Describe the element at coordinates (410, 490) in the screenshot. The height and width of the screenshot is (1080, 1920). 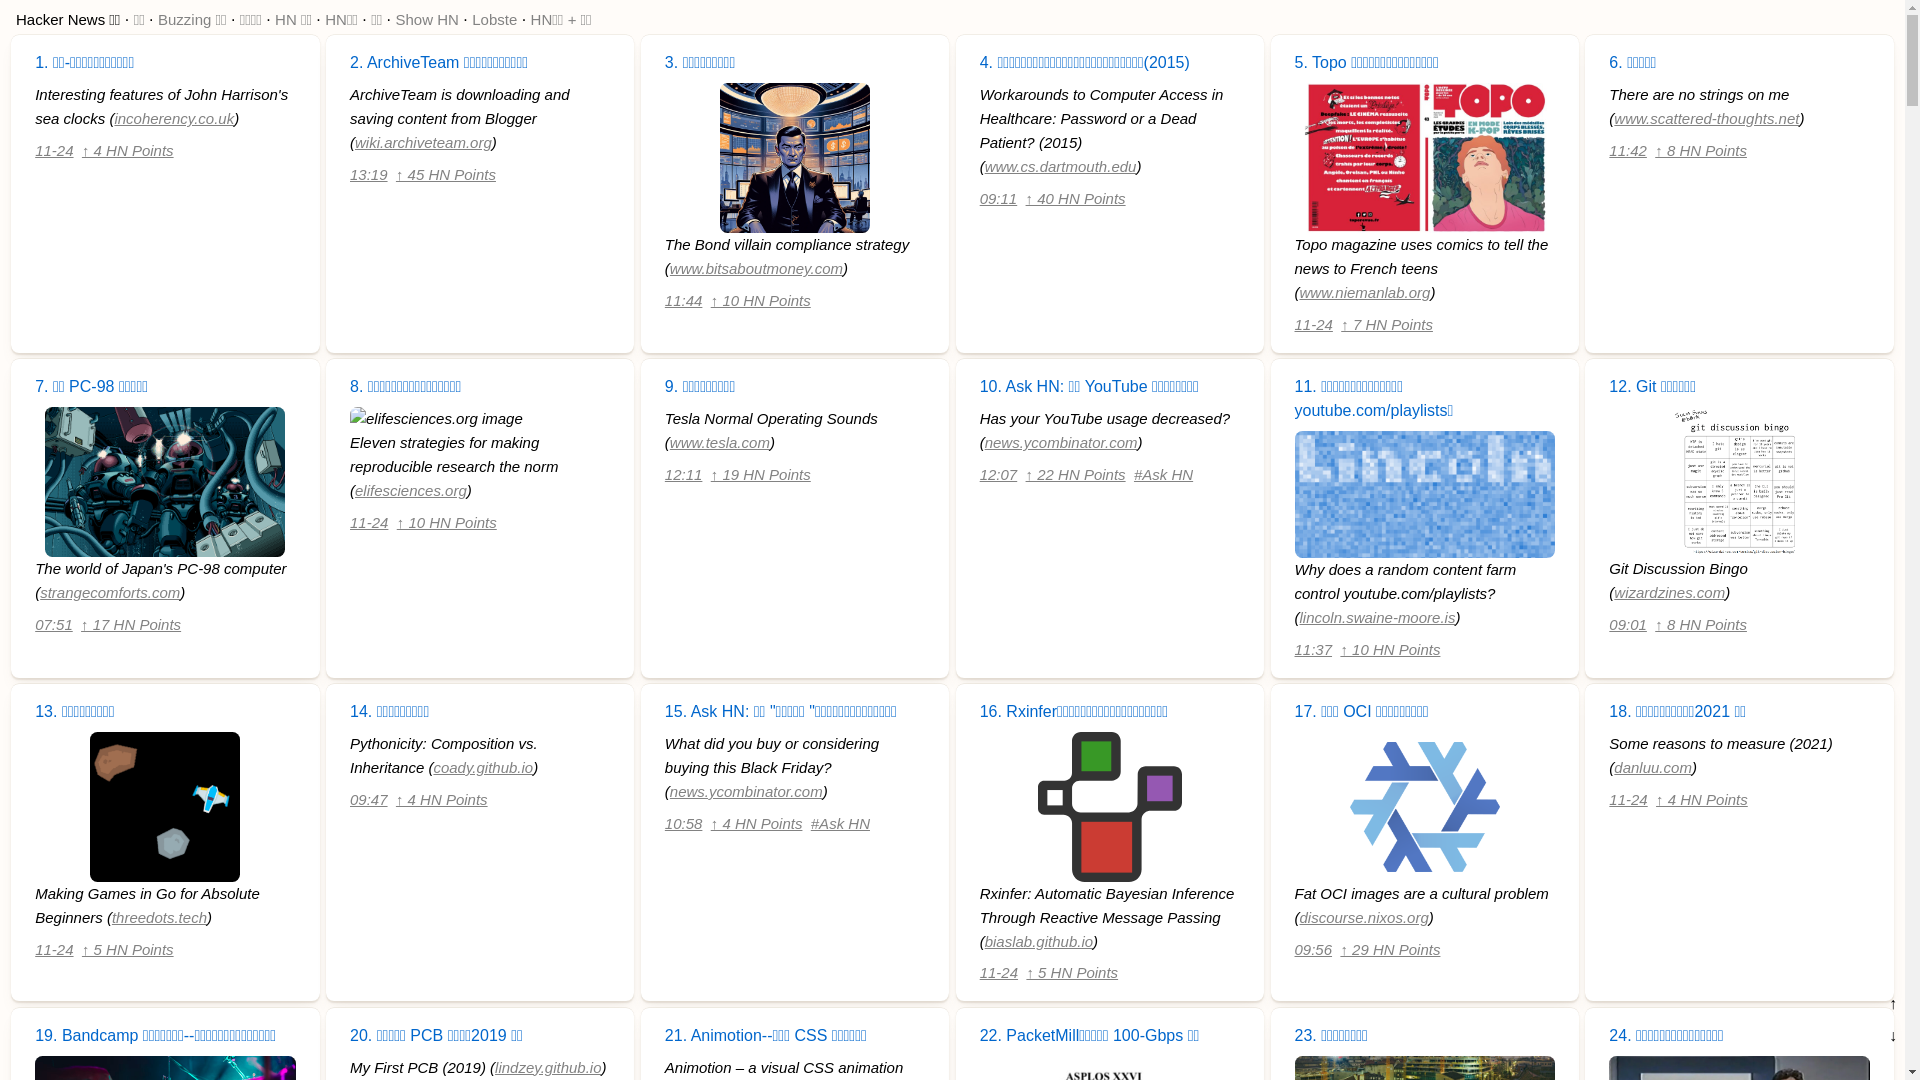
I see `'elifesciences.org'` at that location.